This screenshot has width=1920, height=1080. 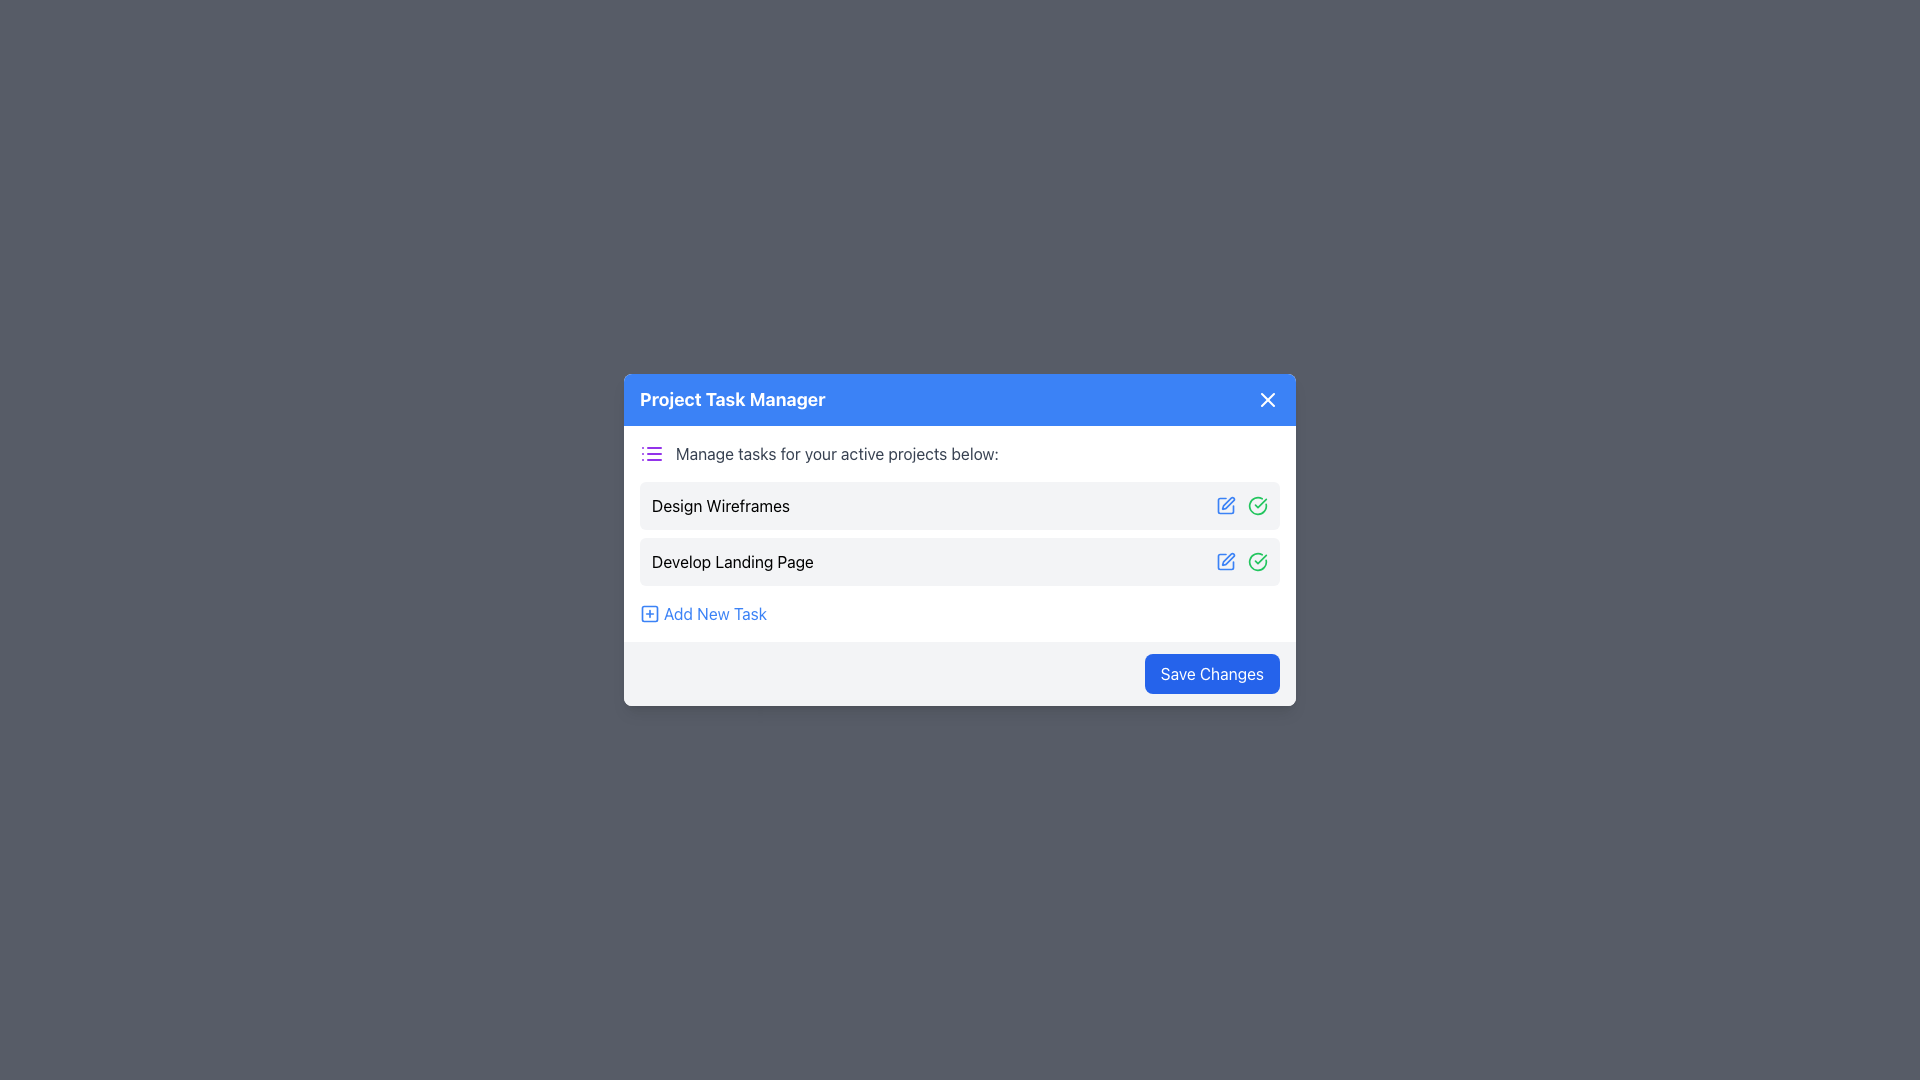 What do you see at coordinates (652, 454) in the screenshot?
I see `the icon located in the upper-left corner of the section labeled 'Manage tasks for your active projects below:', which indicates a list or task-related functionality` at bounding box center [652, 454].